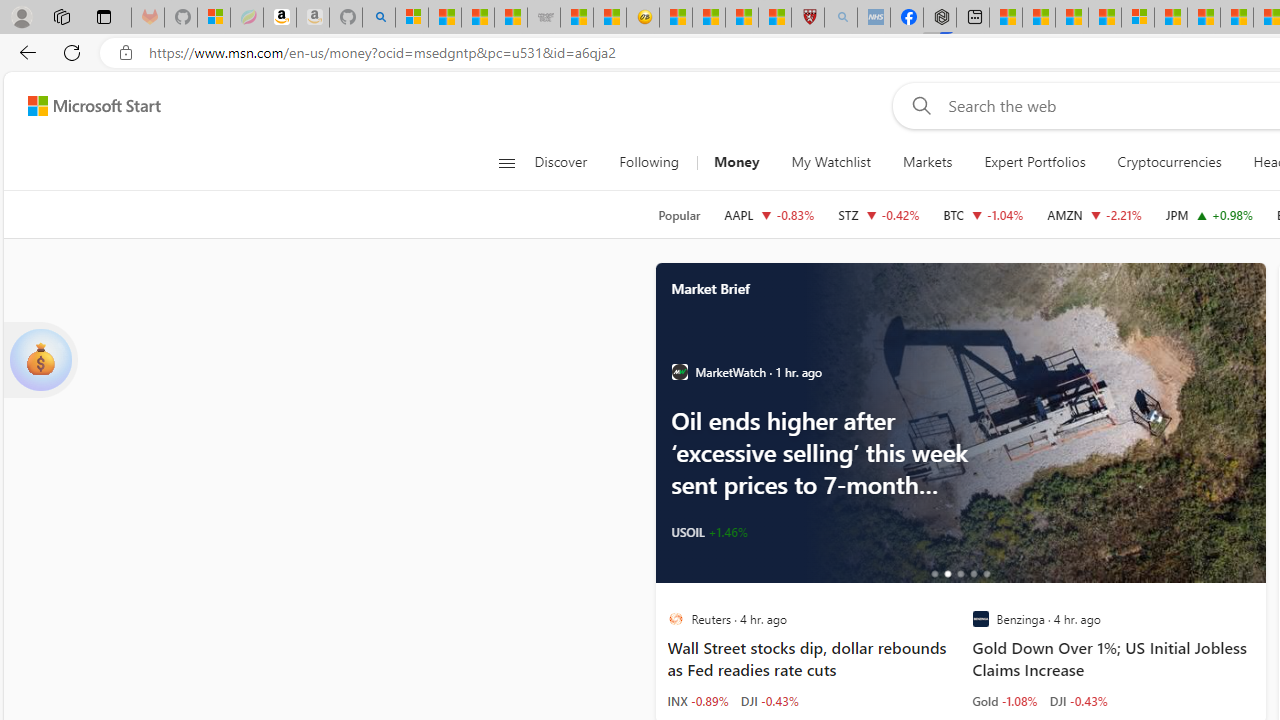  Describe the element at coordinates (506, 162) in the screenshot. I see `'Open navigation menu'` at that location.